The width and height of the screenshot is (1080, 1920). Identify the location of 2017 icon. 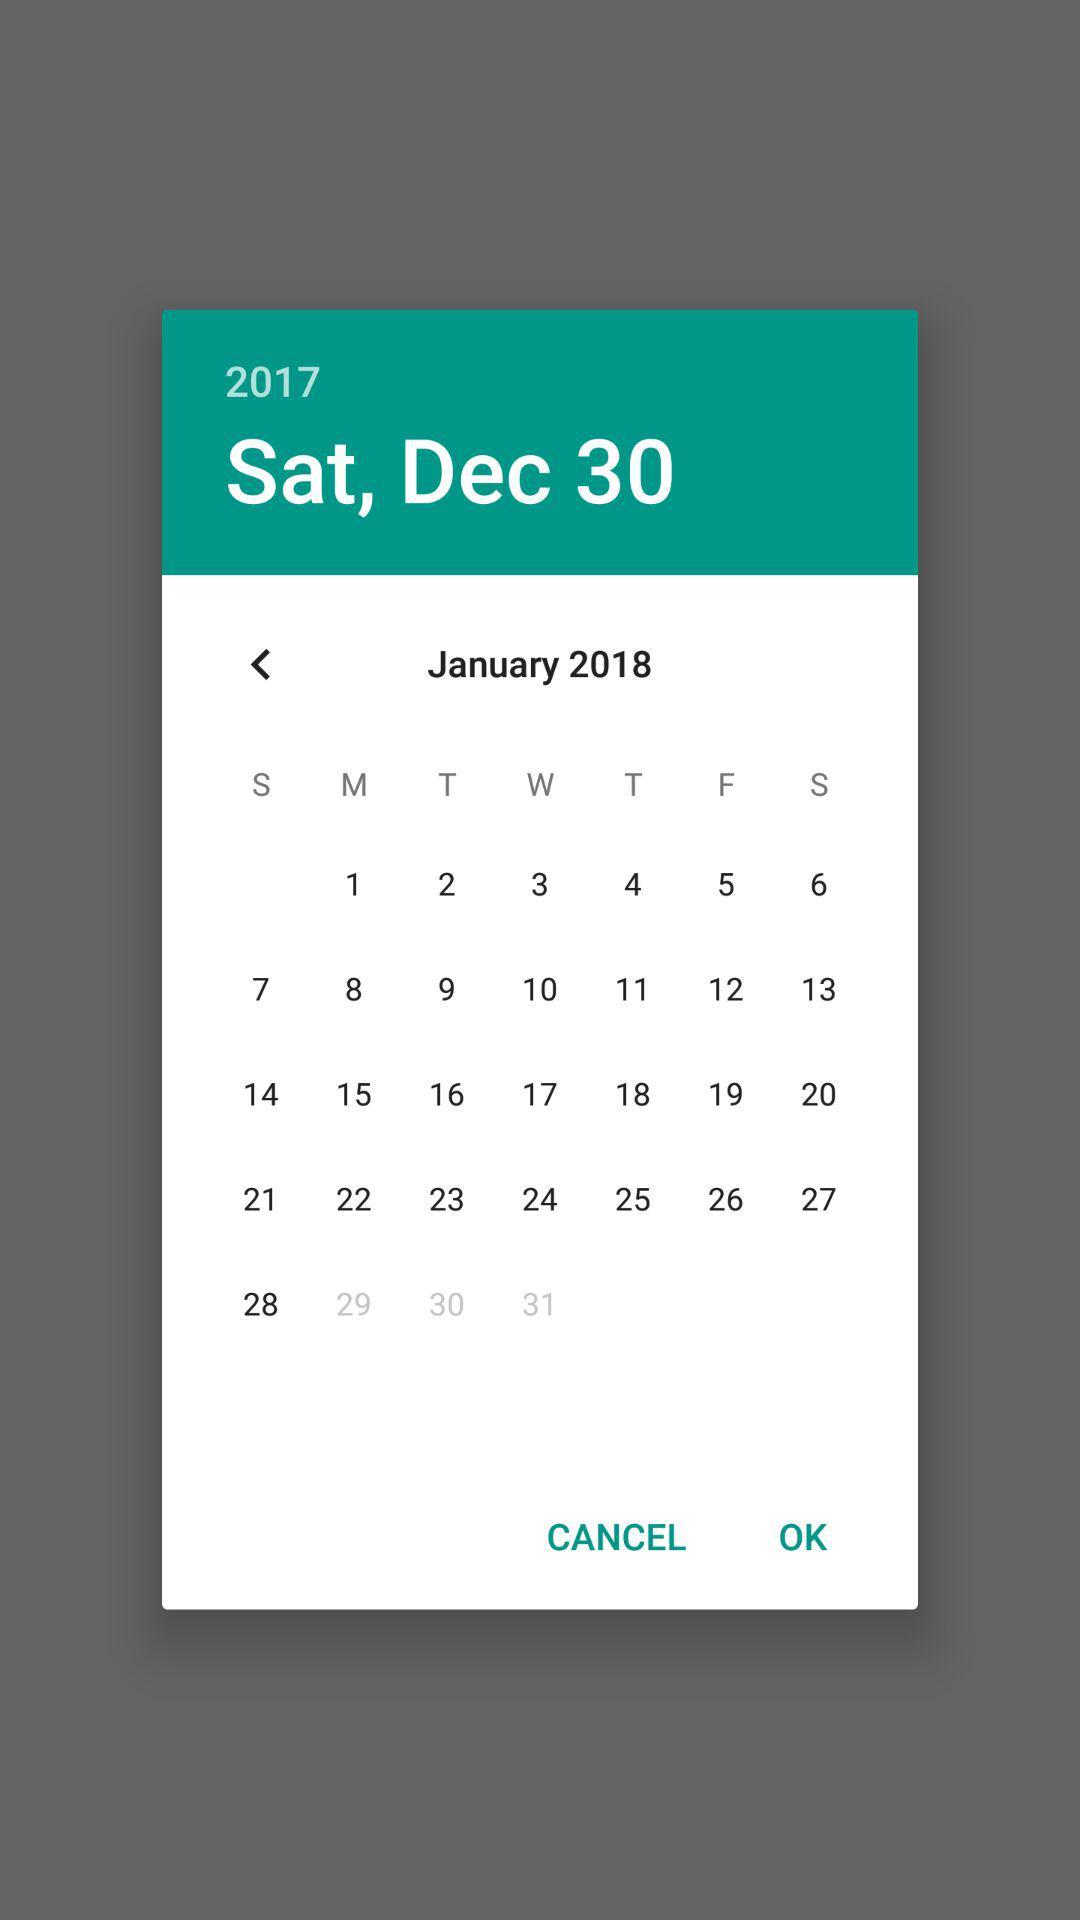
(540, 359).